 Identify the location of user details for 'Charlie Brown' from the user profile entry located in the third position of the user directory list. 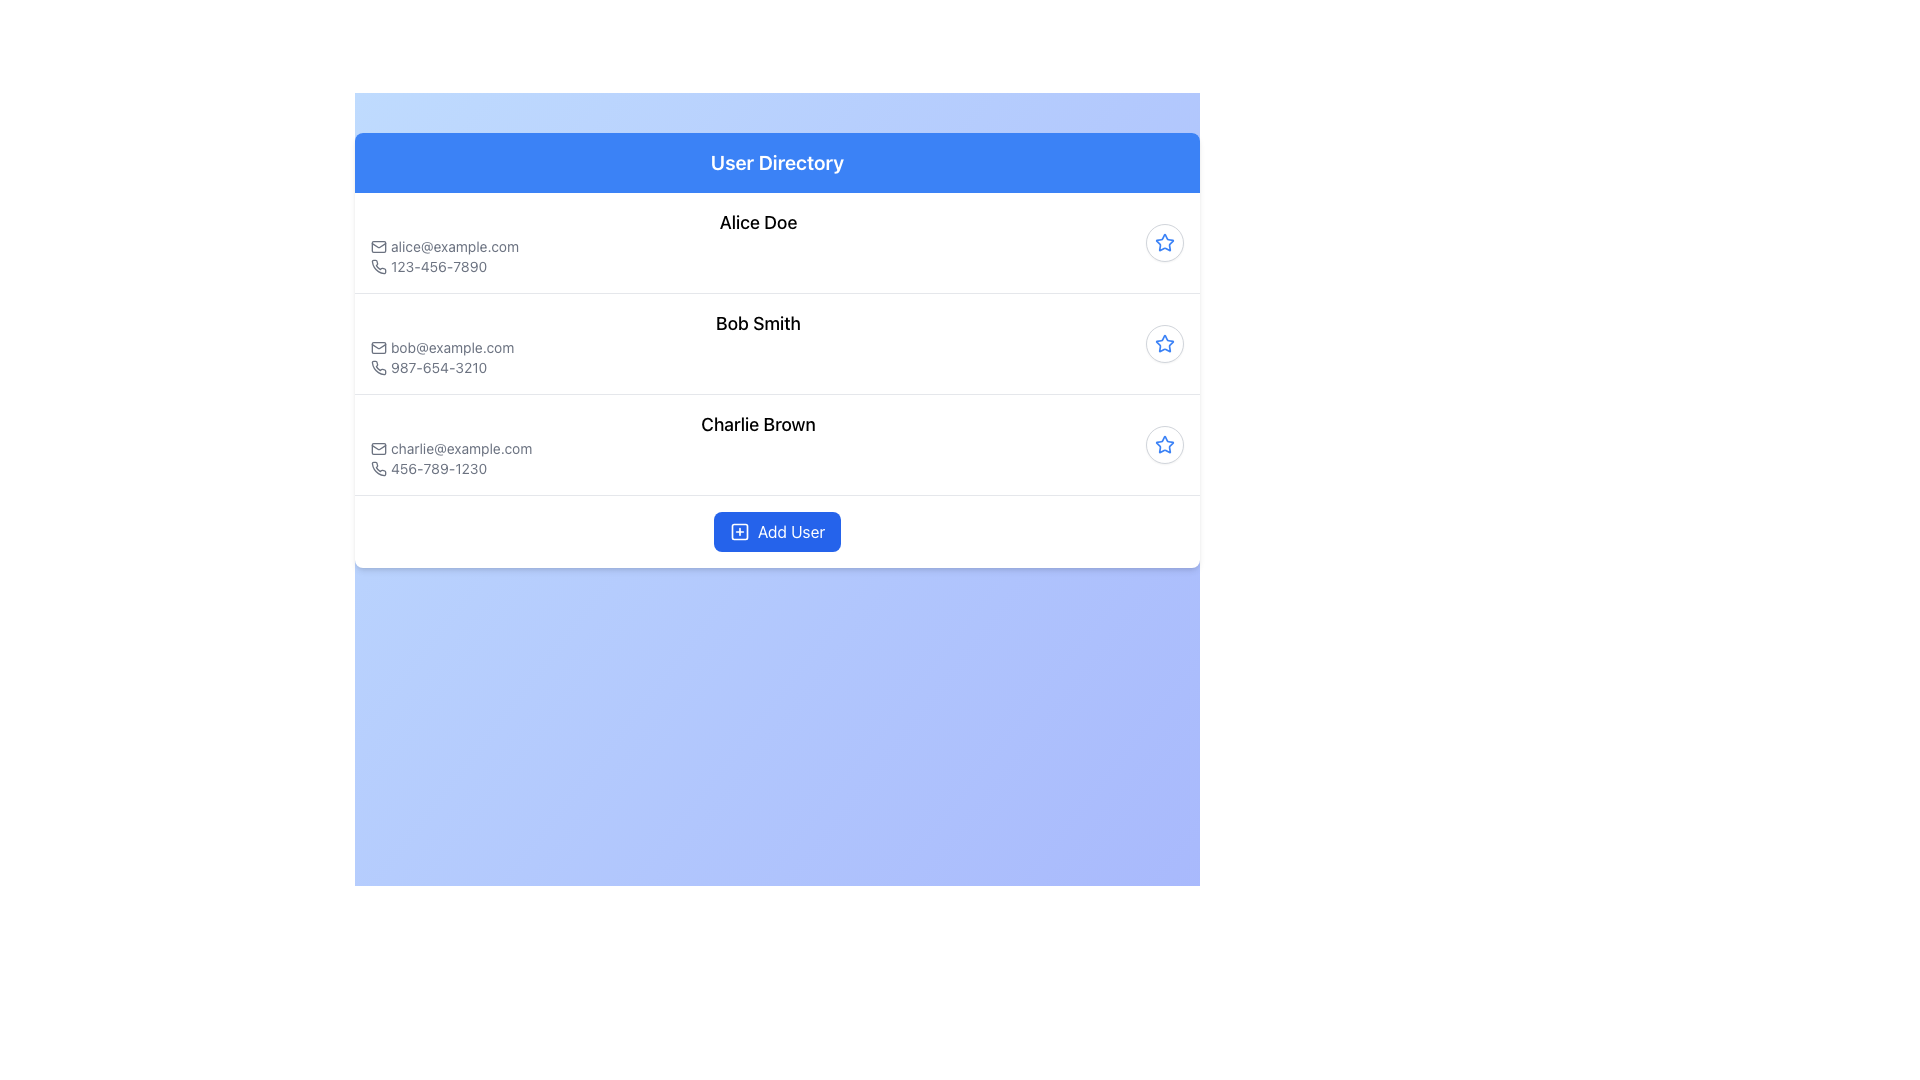
(776, 444).